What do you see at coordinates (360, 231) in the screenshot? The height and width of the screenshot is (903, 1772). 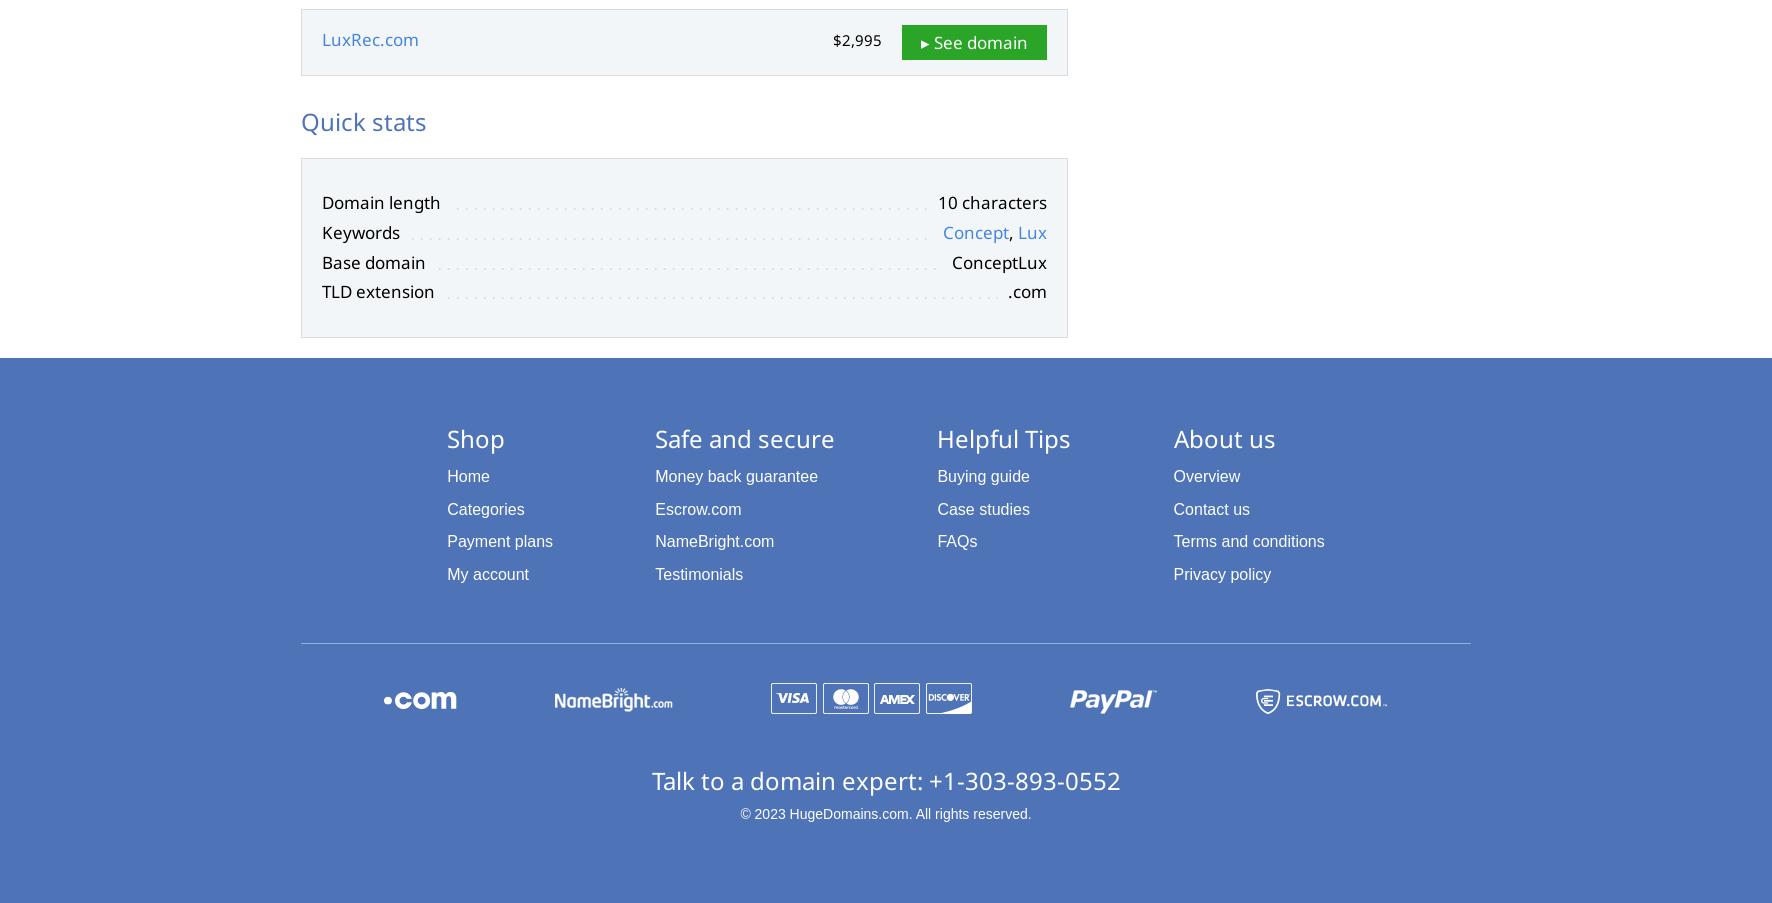 I see `'Keywords'` at bounding box center [360, 231].